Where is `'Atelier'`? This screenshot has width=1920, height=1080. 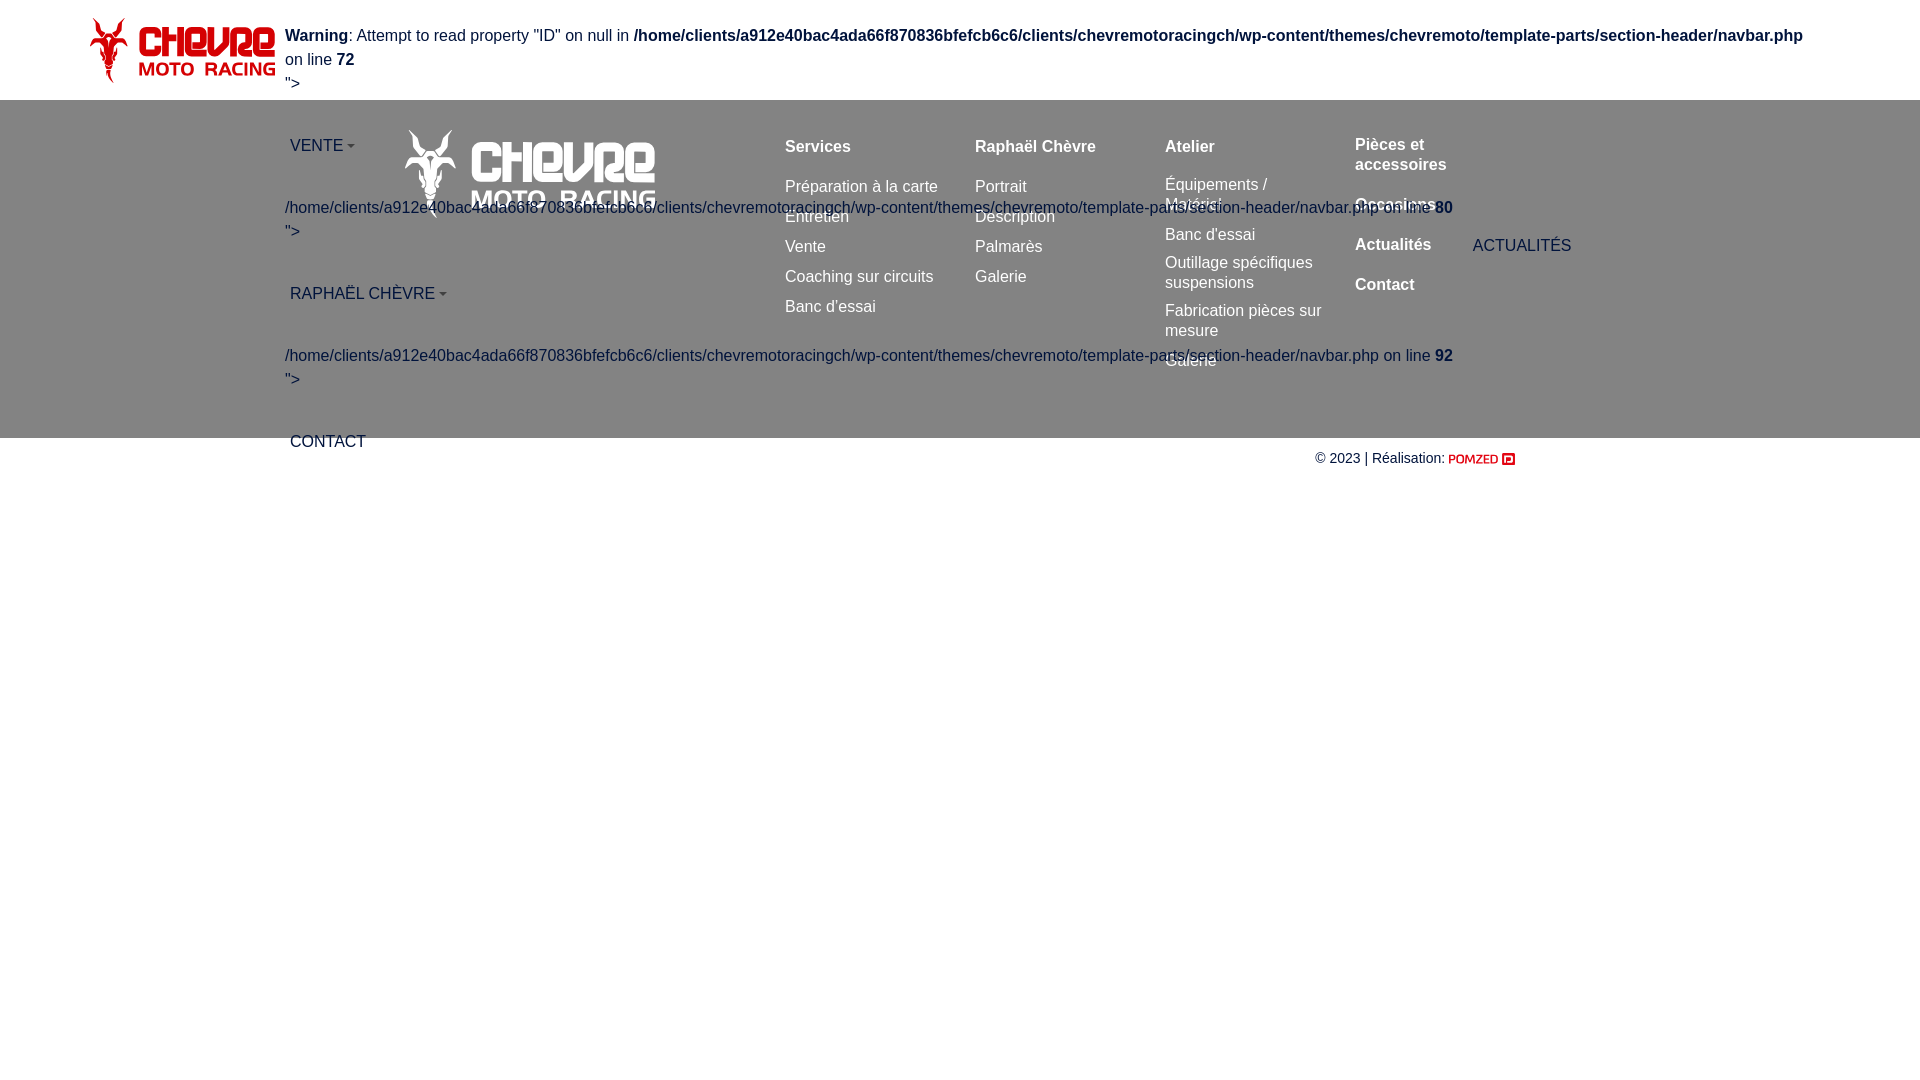
'Atelier' is located at coordinates (1190, 145).